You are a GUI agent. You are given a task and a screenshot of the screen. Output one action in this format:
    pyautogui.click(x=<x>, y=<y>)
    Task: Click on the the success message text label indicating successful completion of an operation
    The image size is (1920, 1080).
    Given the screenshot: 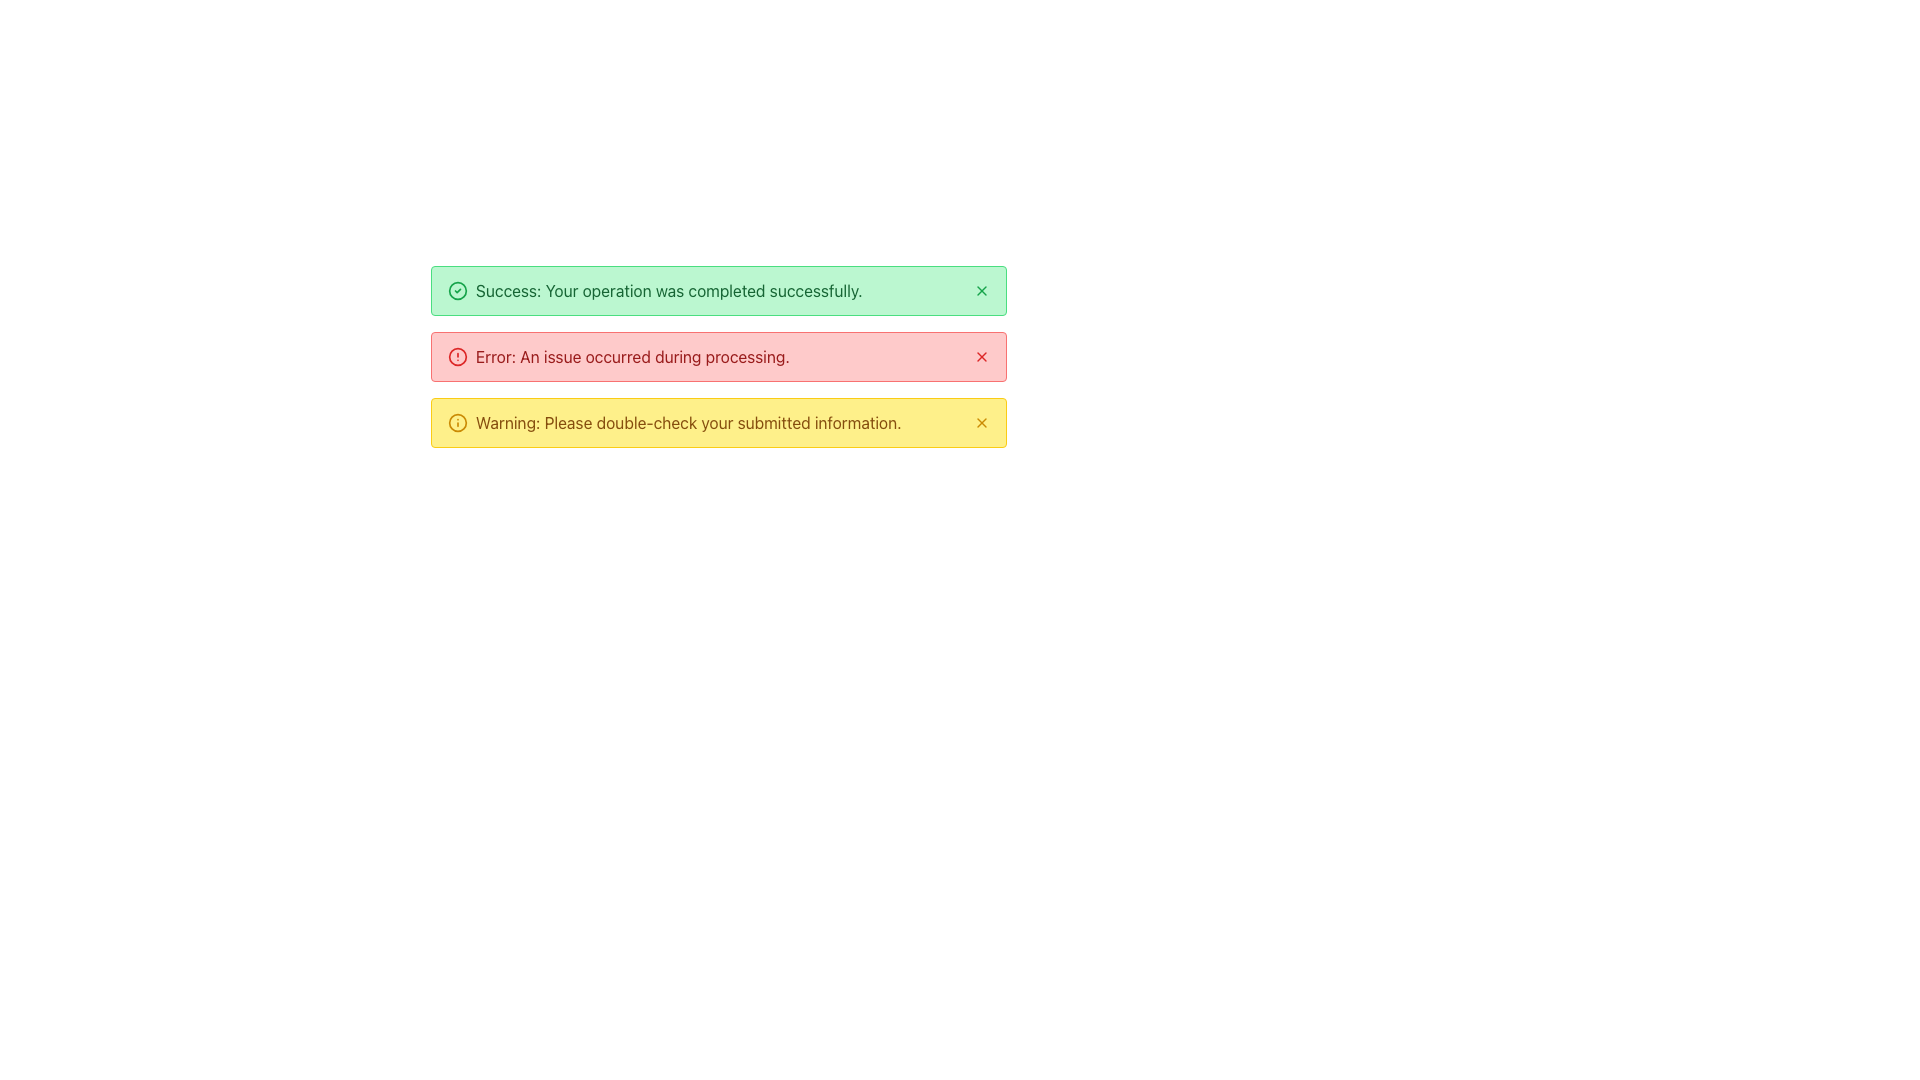 What is the action you would take?
    pyautogui.click(x=669, y=290)
    